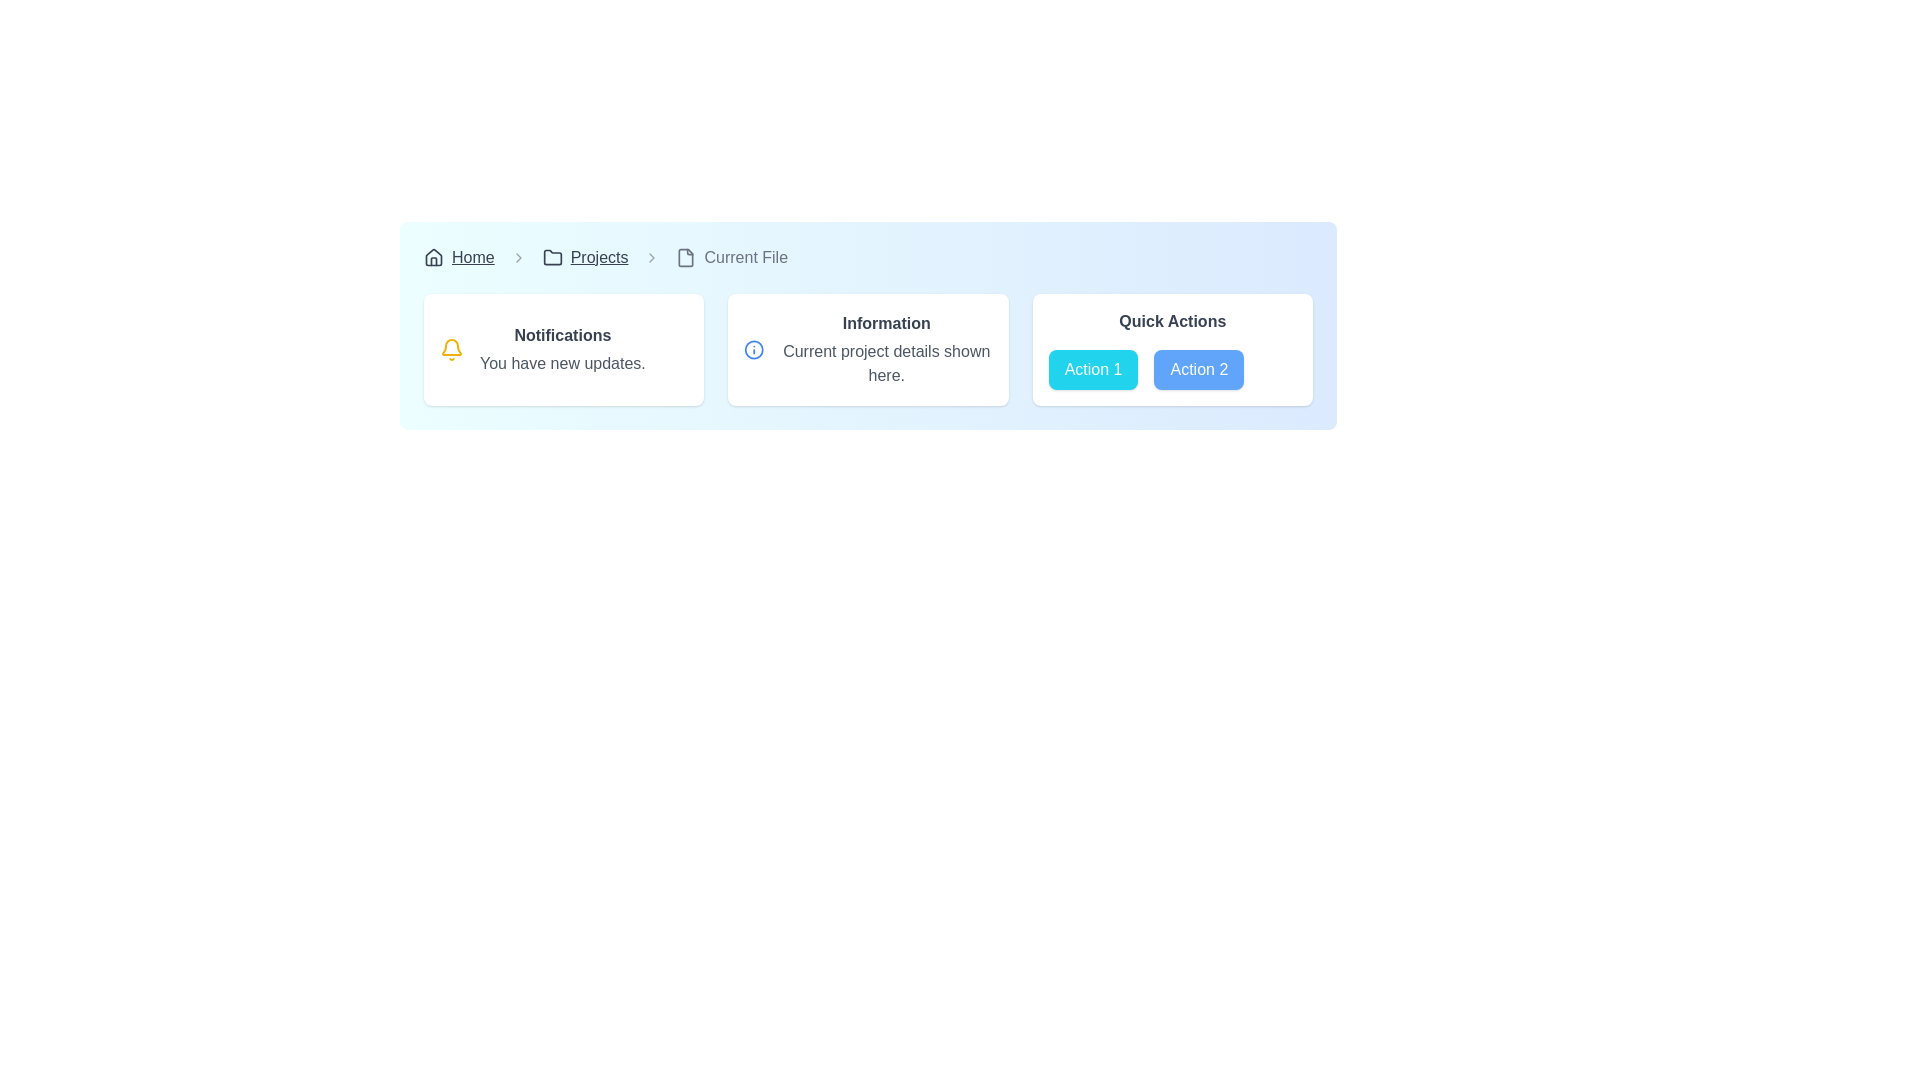 The width and height of the screenshot is (1920, 1080). Describe the element at coordinates (686, 257) in the screenshot. I see `the file icon in the breadcrumb navigation` at that location.